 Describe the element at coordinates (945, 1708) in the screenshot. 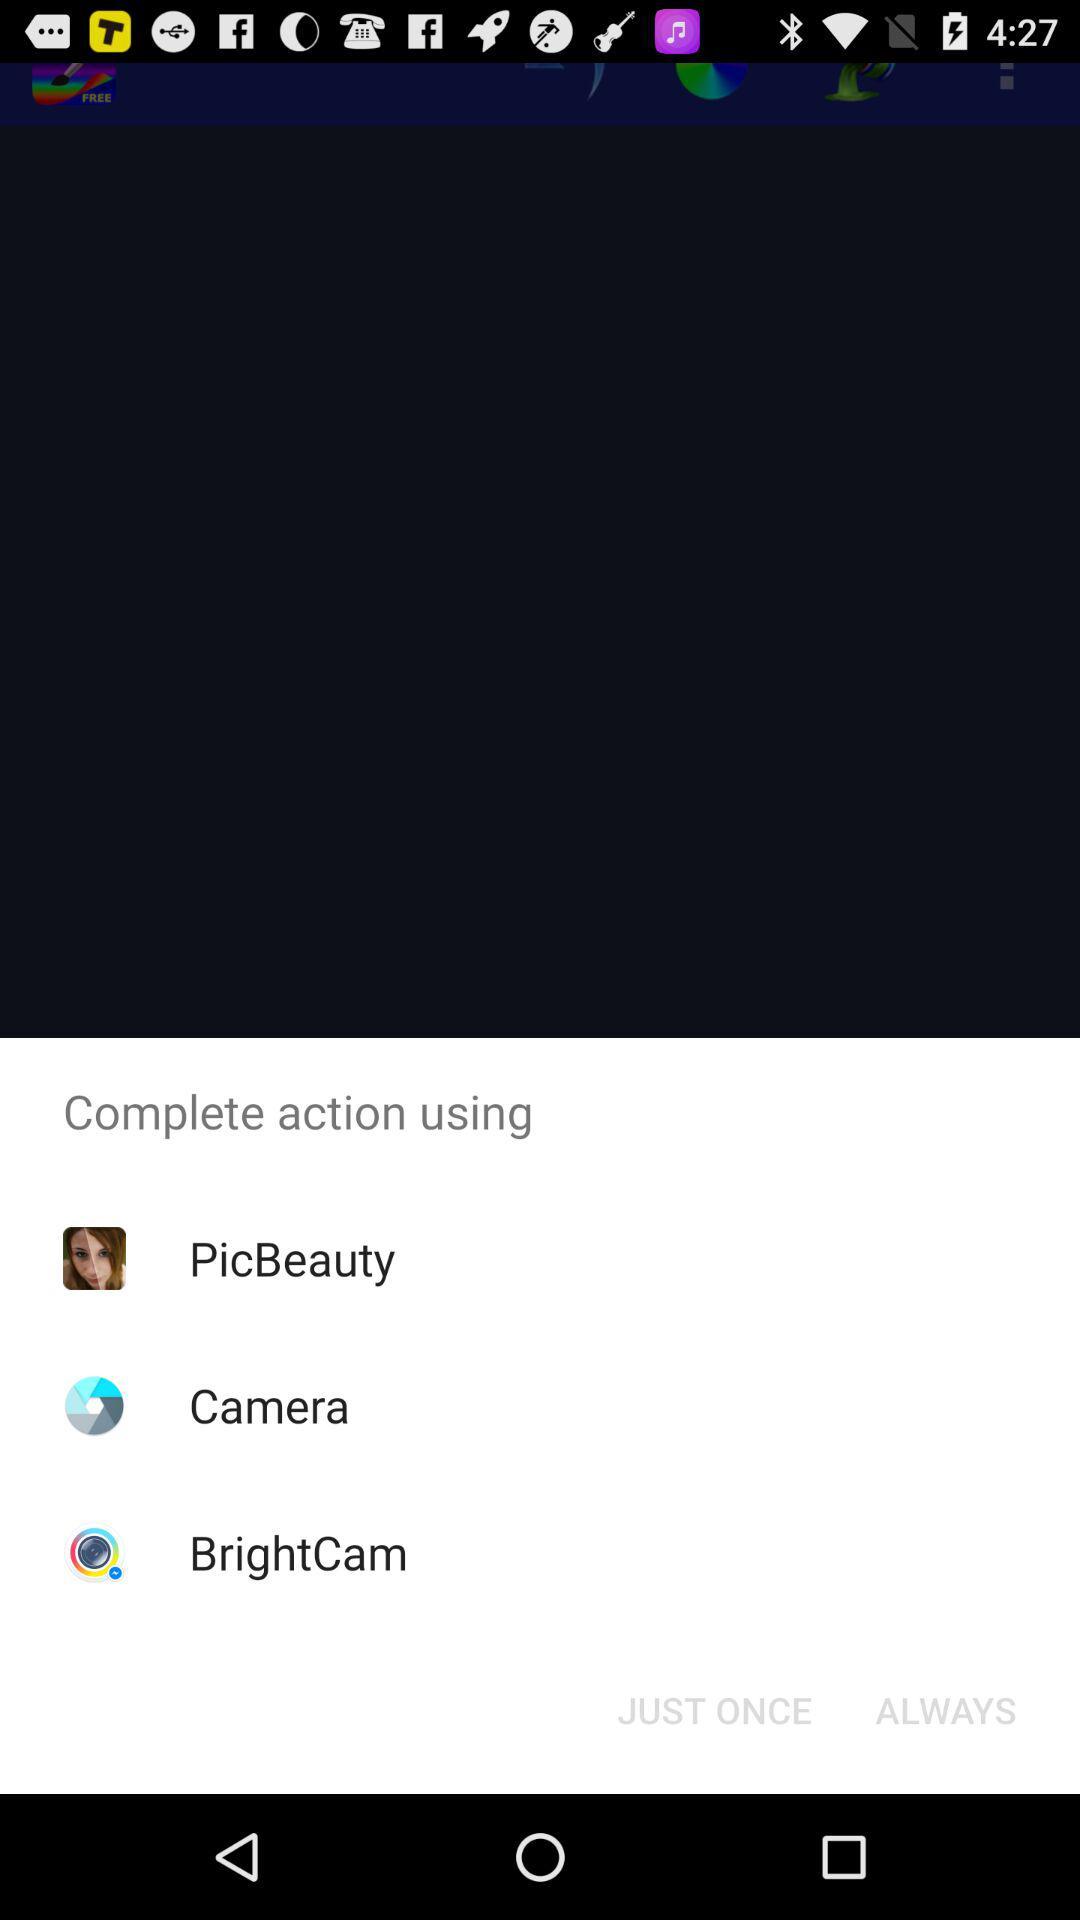

I see `the button next to the just once icon` at that location.